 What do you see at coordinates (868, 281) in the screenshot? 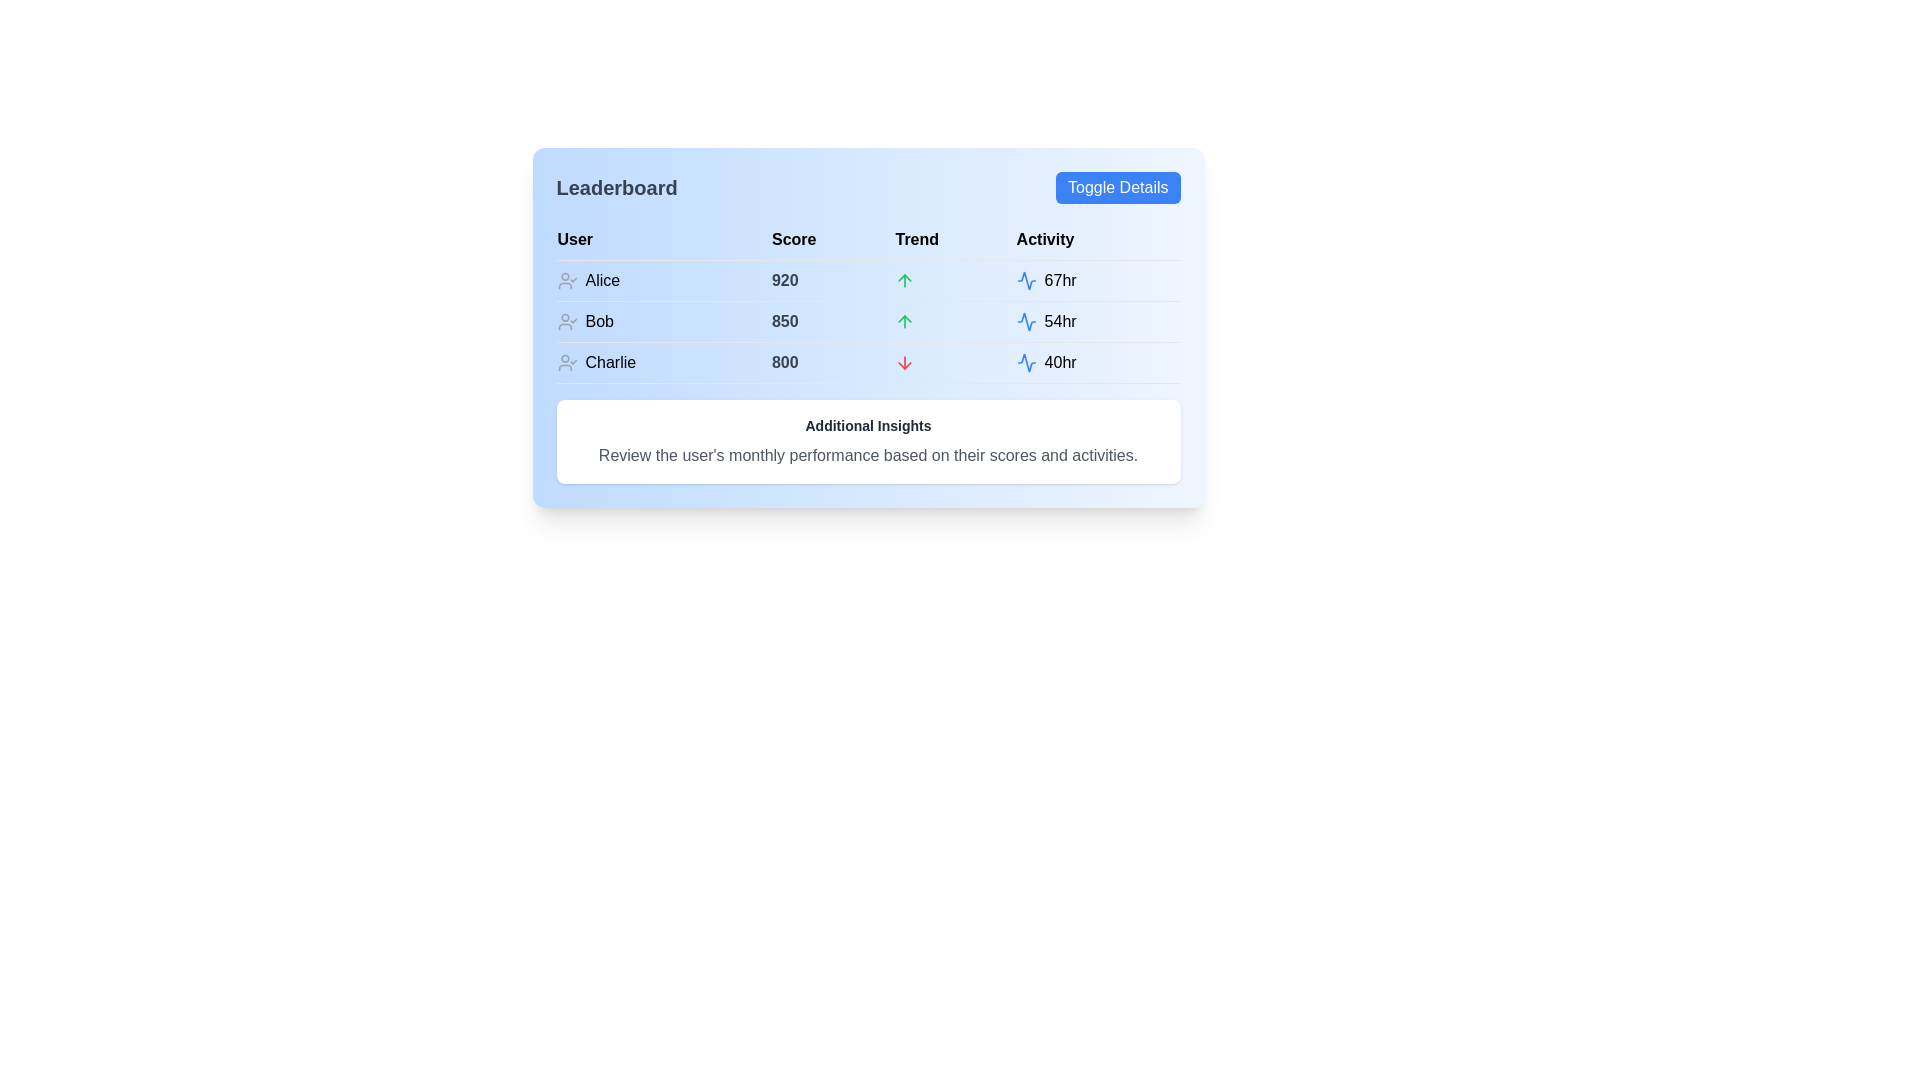
I see `the first row of the leaderboard table that displays user information including name, score, trend, and activity duration` at bounding box center [868, 281].